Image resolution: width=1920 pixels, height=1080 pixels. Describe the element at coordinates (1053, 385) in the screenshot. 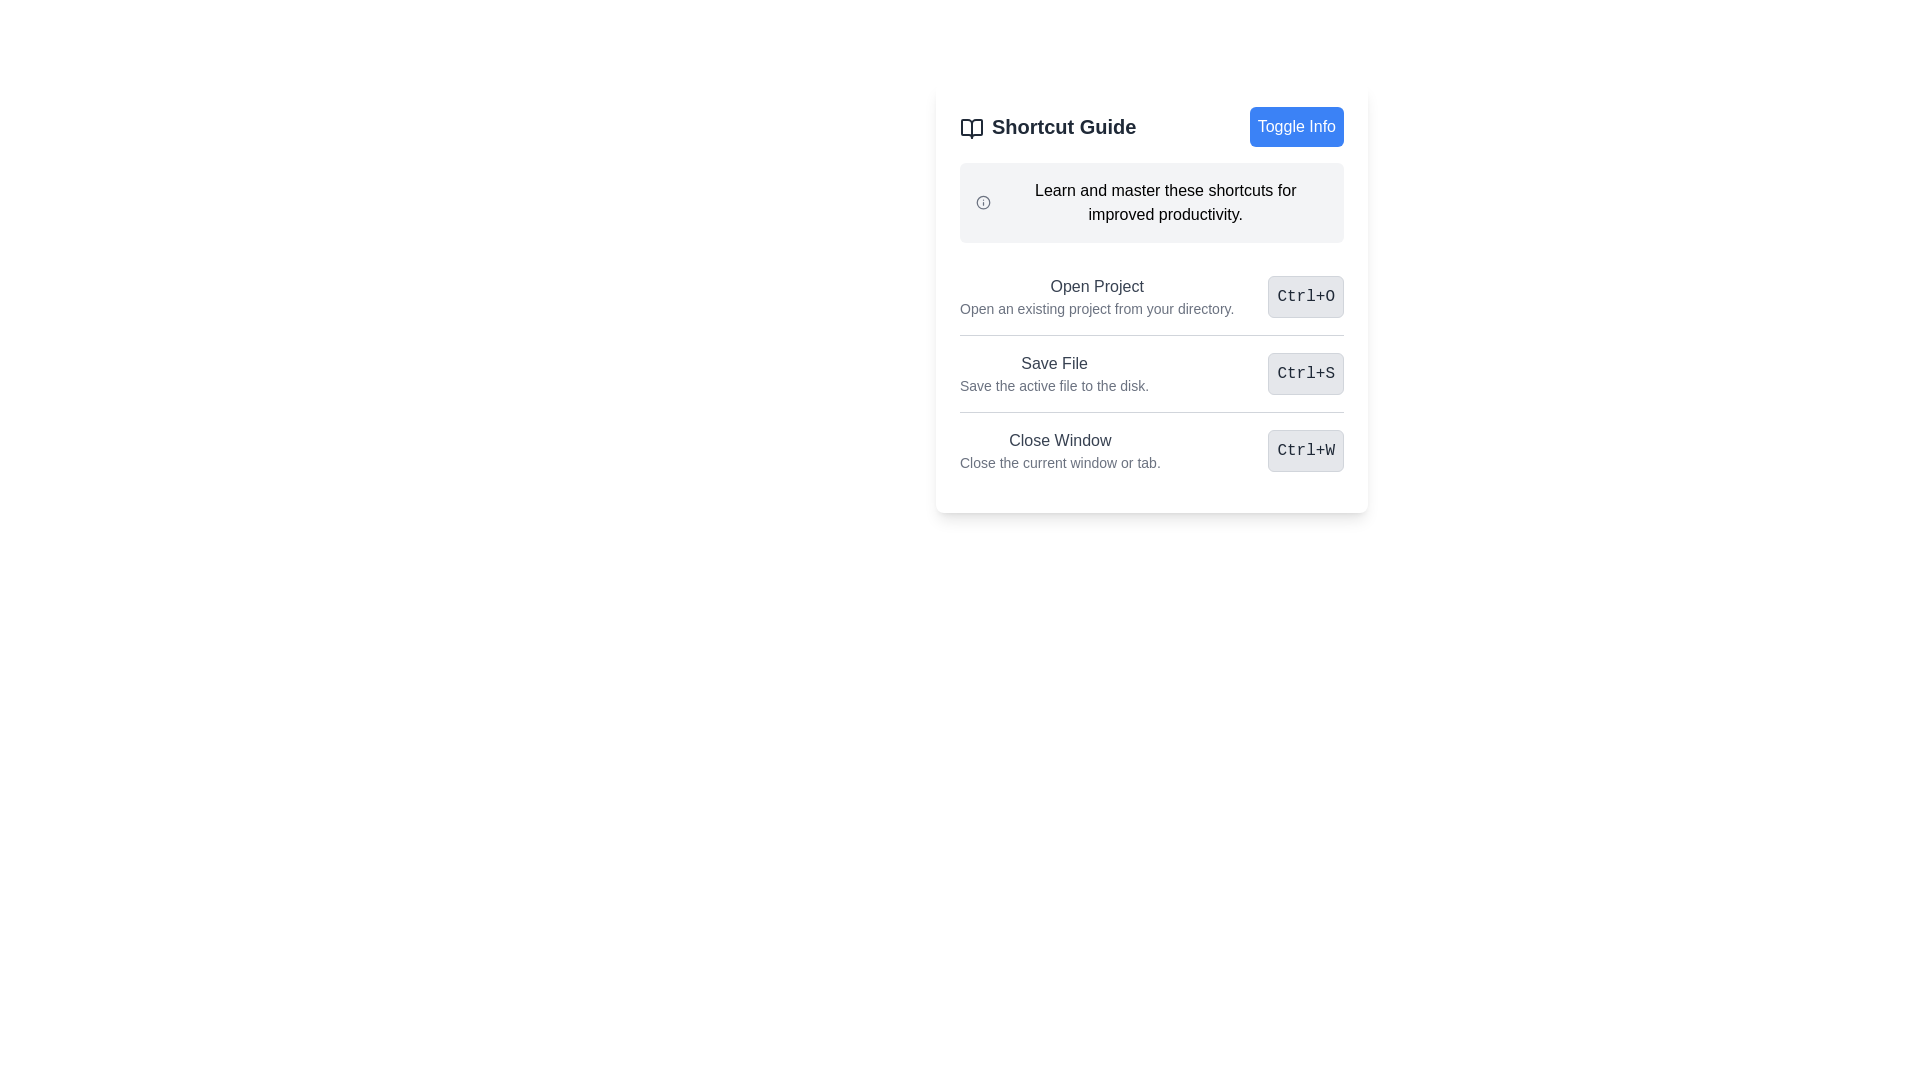

I see `the text element that reads 'Save the active file to the disk.' which is displayed in a light-gray font below the heading 'Save File.'` at that location.